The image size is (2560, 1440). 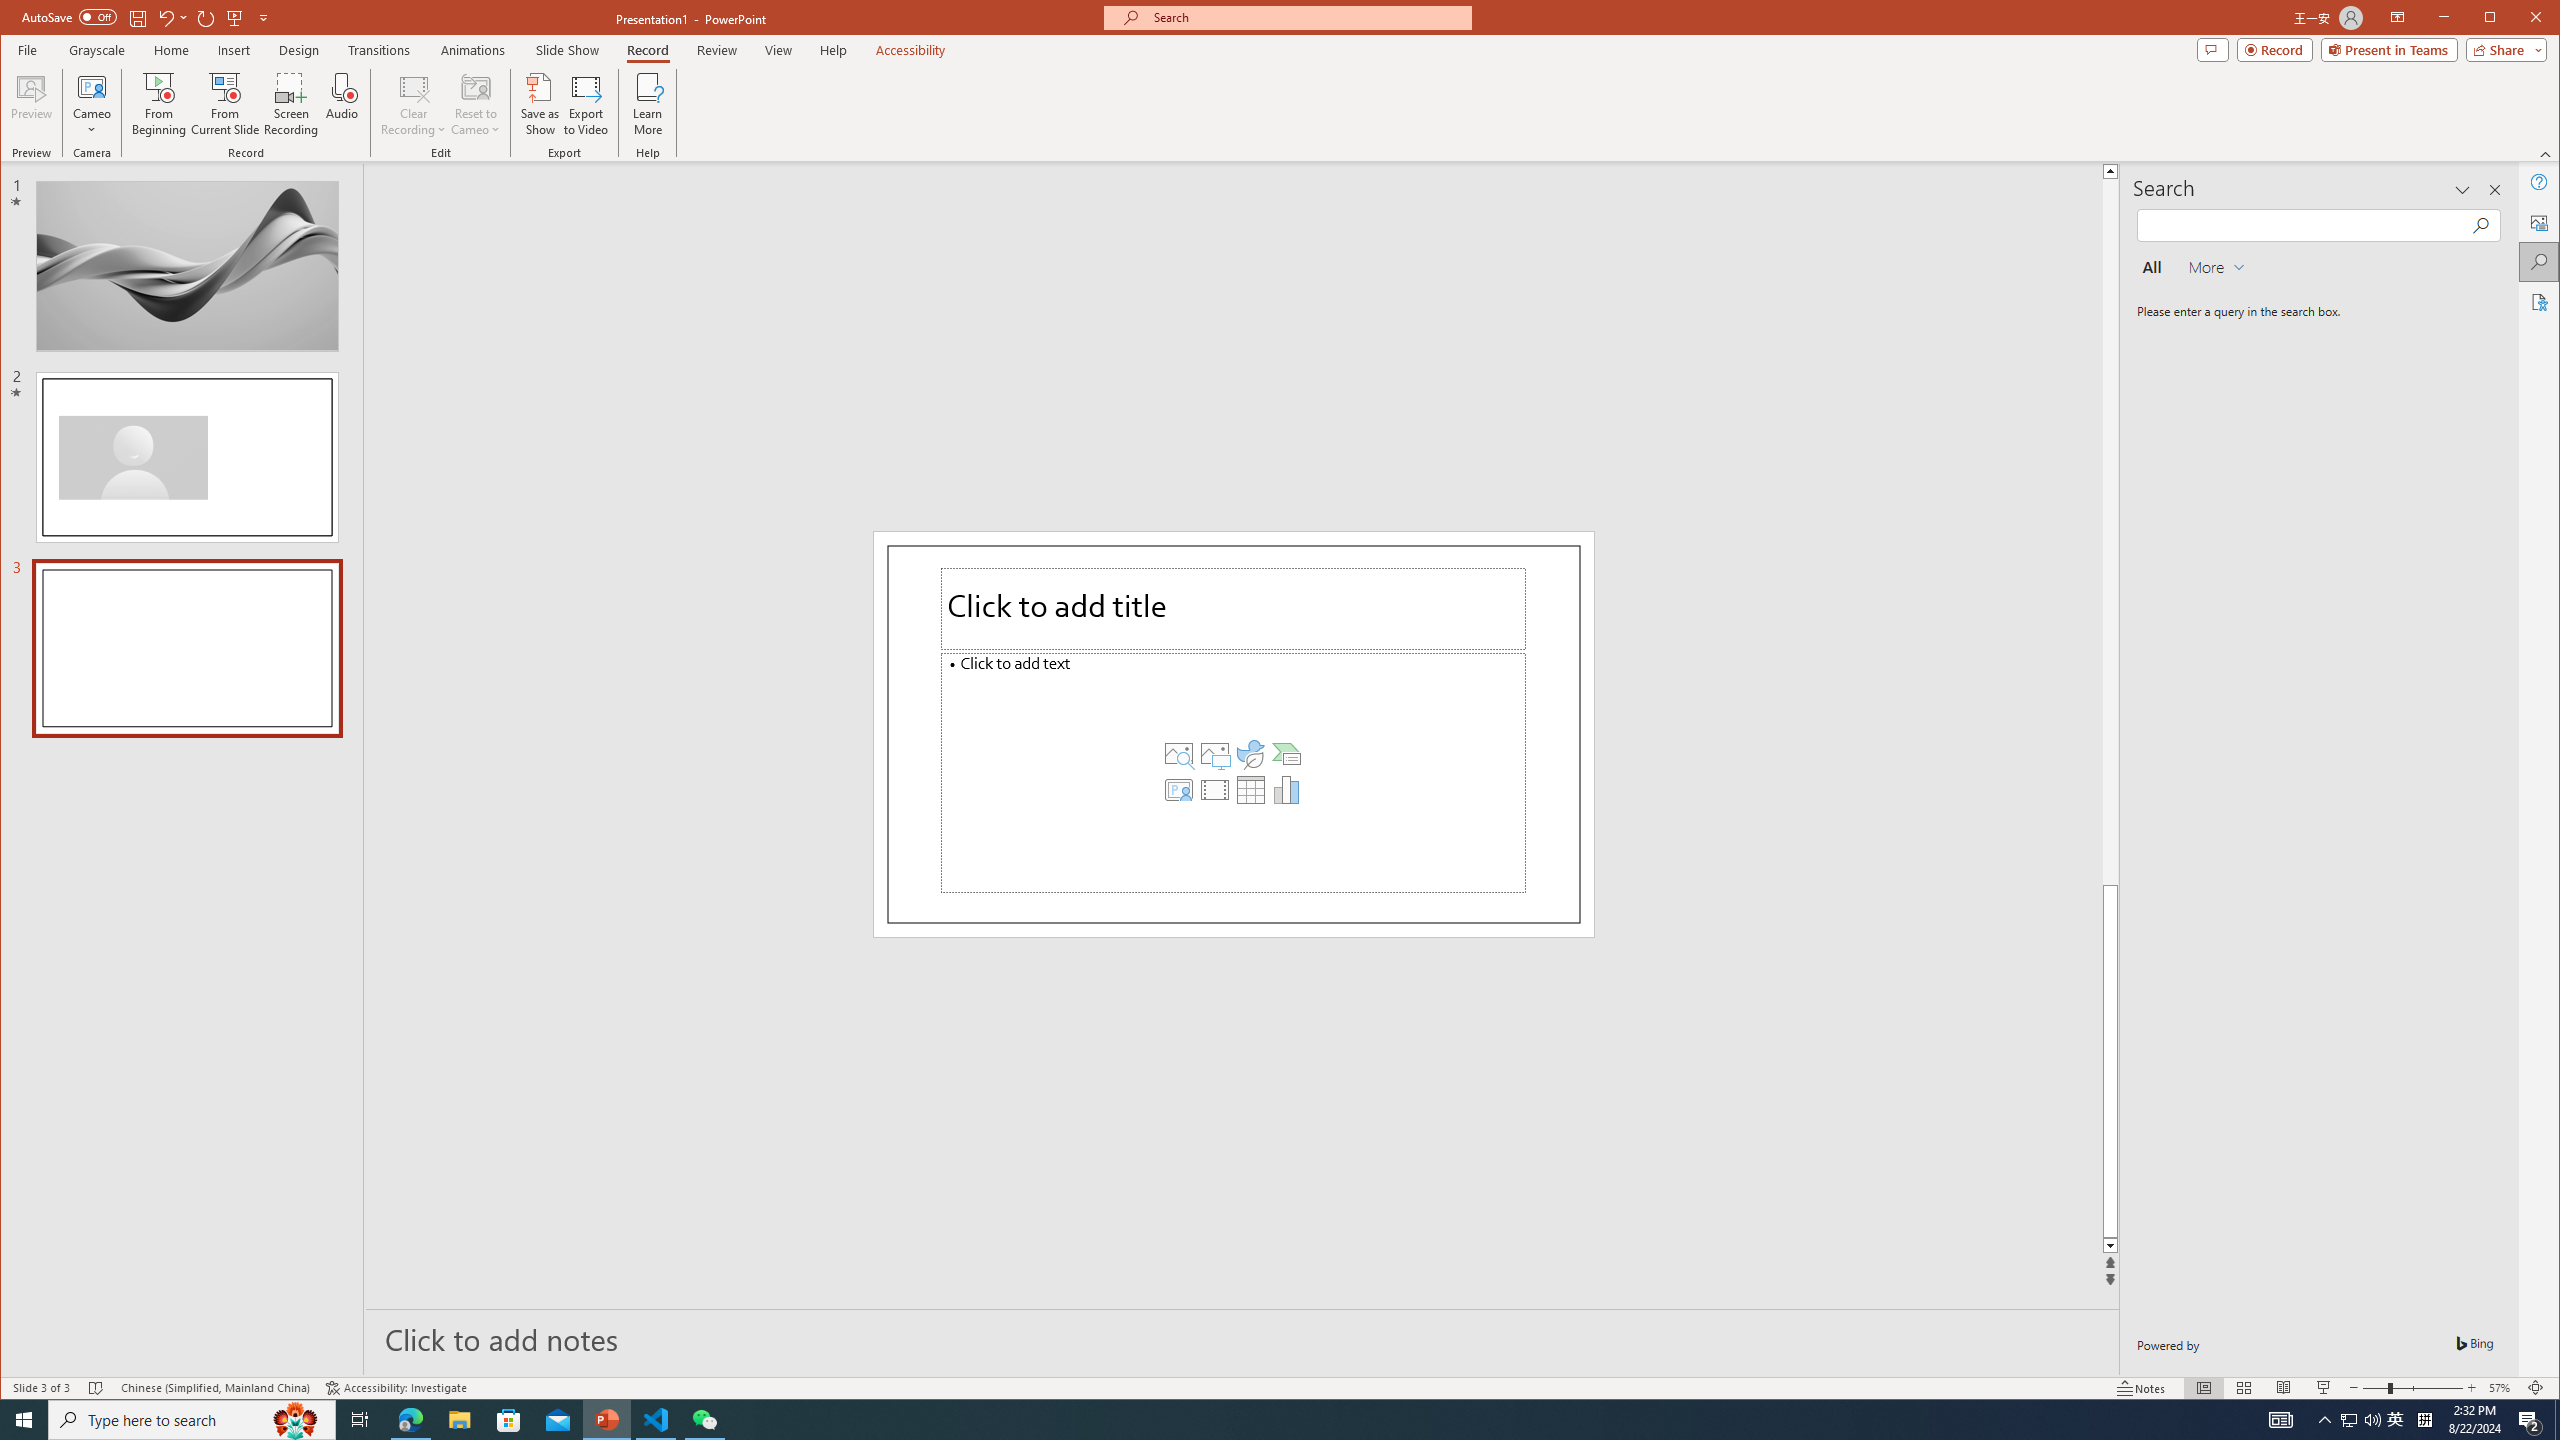 What do you see at coordinates (1250, 789) in the screenshot?
I see `'Insert Table'` at bounding box center [1250, 789].